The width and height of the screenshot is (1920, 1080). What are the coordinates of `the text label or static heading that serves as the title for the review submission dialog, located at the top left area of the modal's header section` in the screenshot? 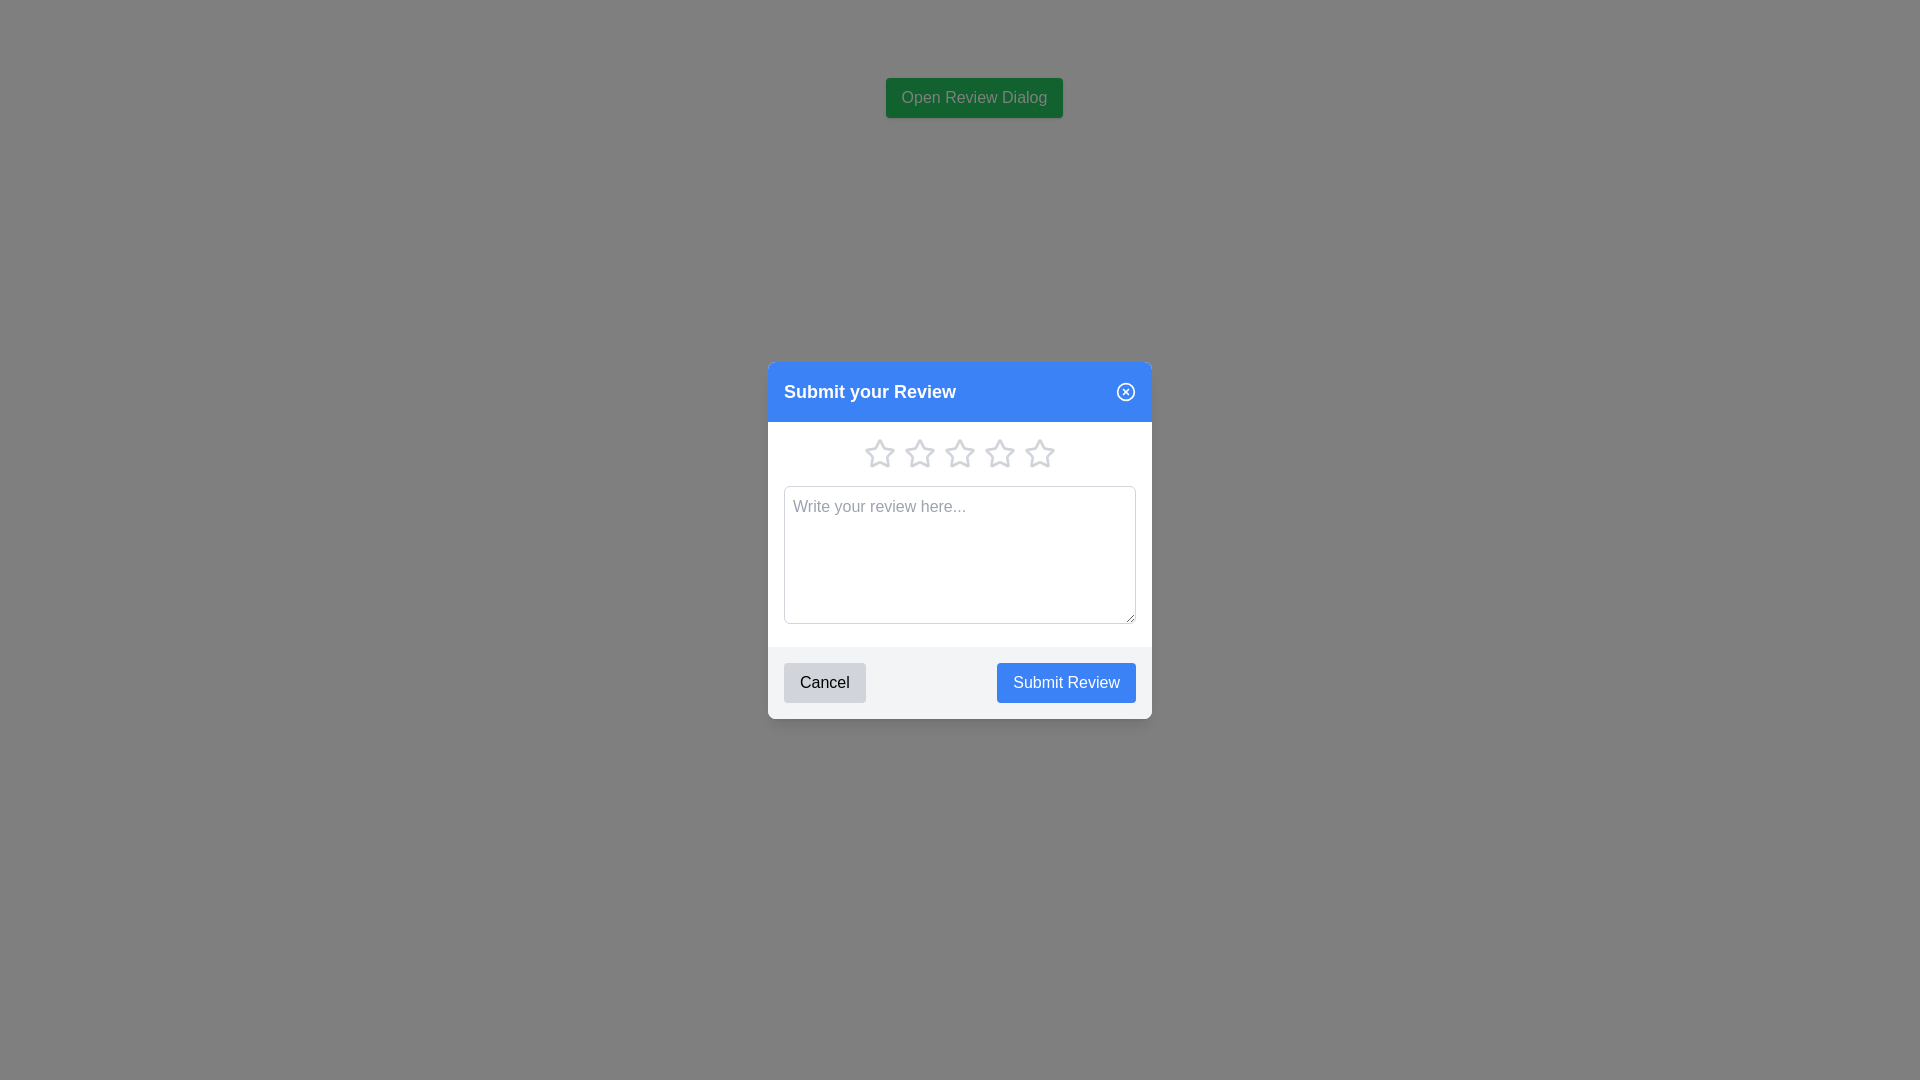 It's located at (869, 391).